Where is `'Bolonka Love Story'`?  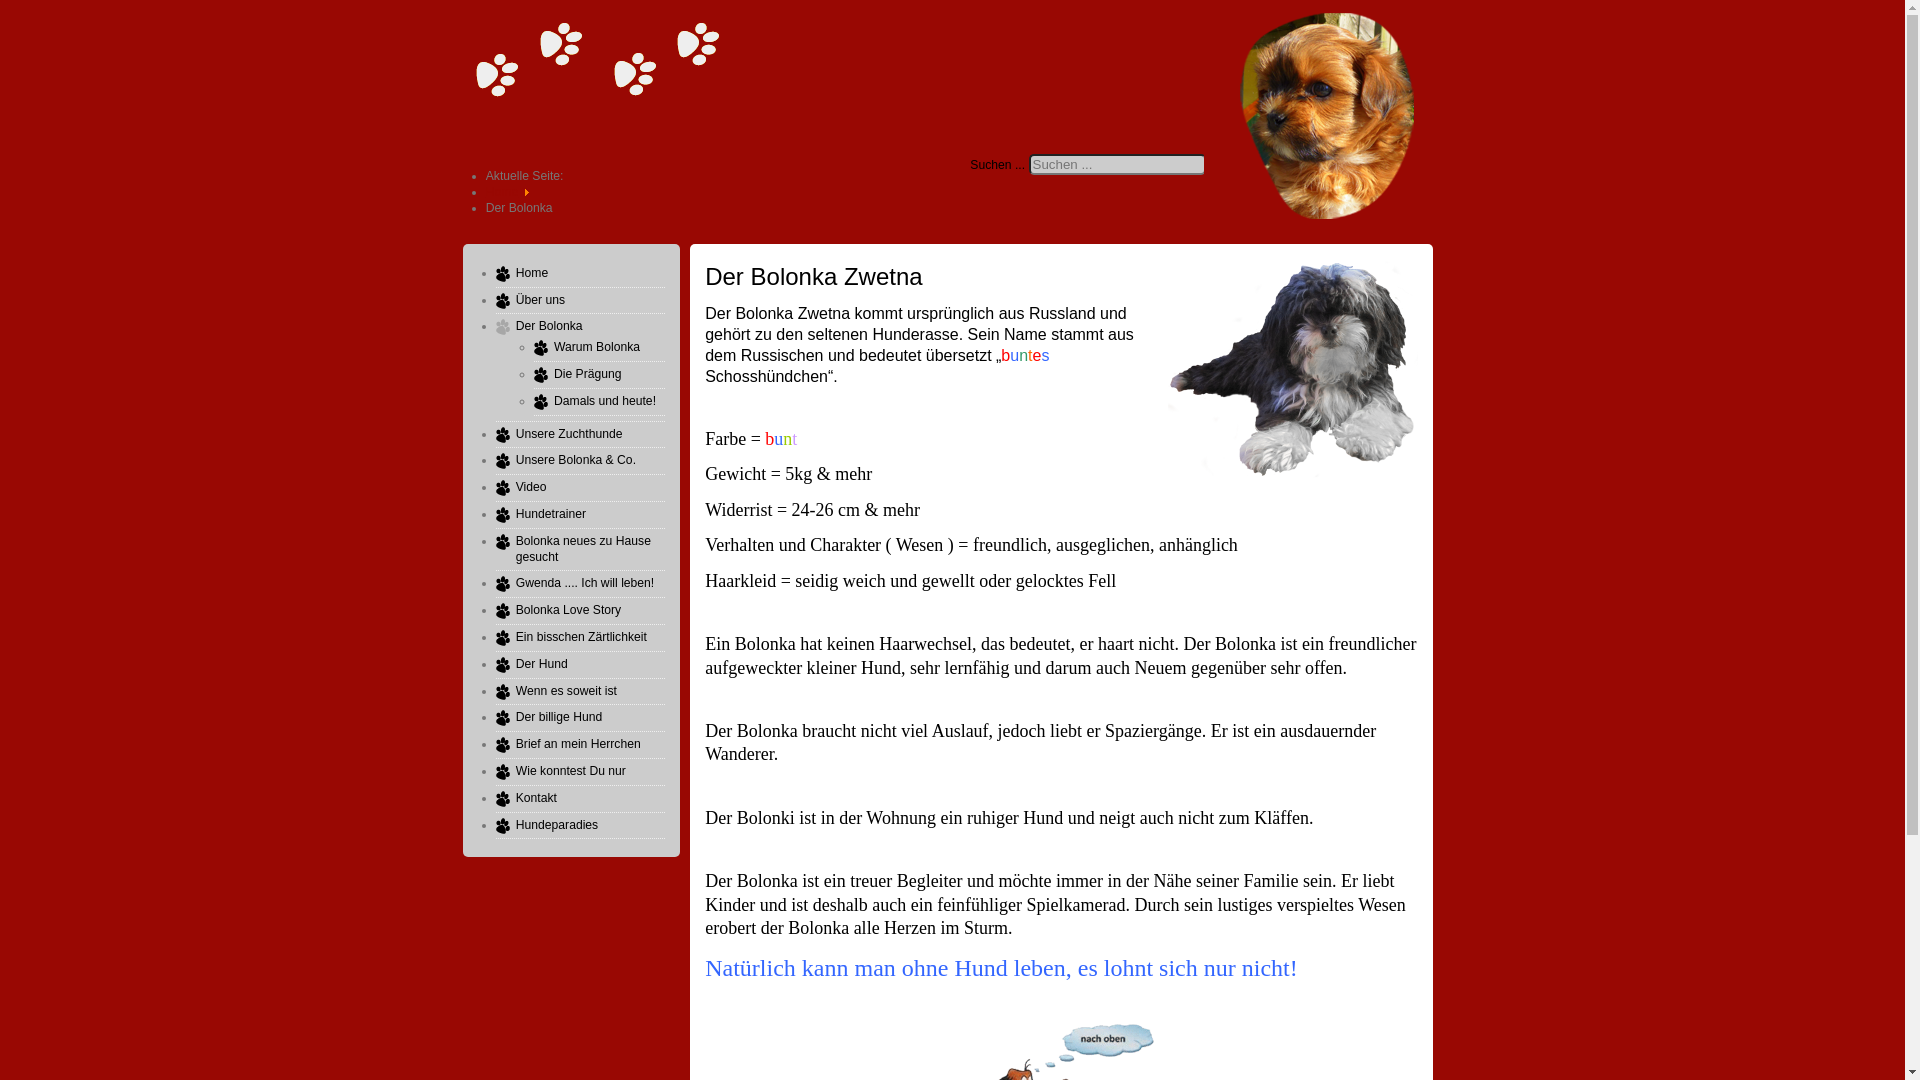
'Bolonka Love Story' is located at coordinates (567, 608).